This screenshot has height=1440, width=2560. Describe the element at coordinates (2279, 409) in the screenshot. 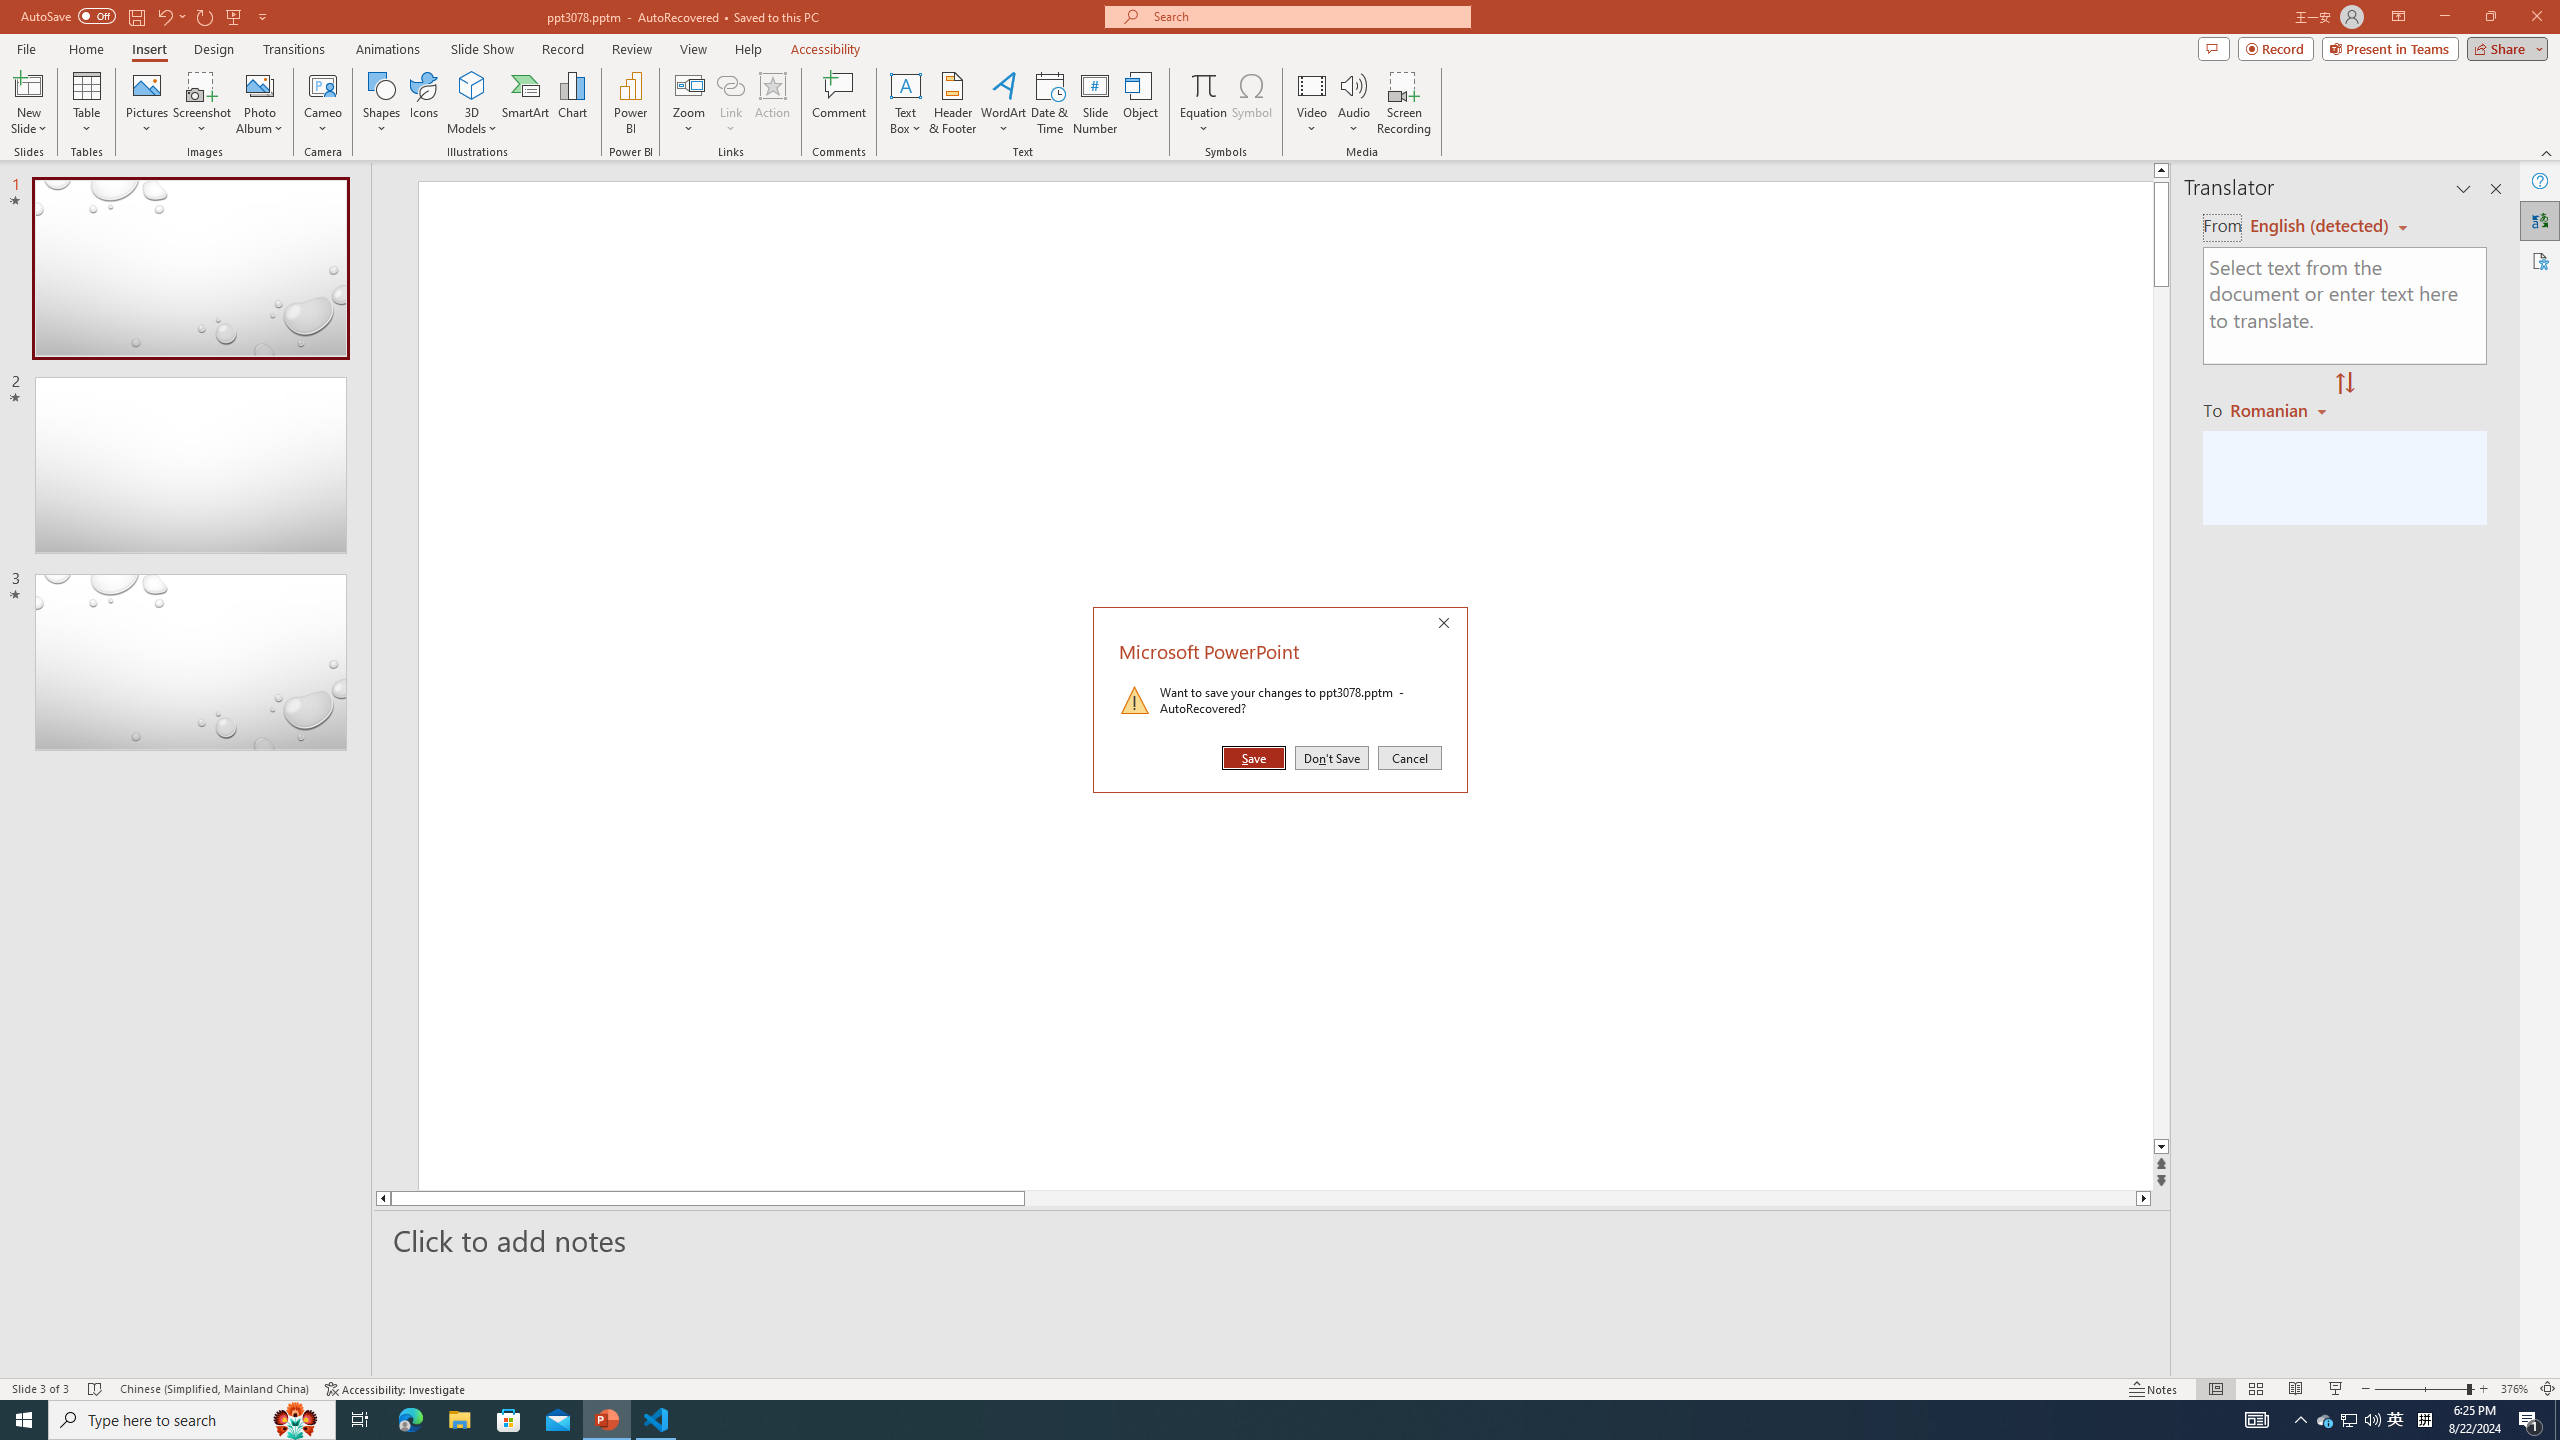

I see `'Romanian'` at that location.